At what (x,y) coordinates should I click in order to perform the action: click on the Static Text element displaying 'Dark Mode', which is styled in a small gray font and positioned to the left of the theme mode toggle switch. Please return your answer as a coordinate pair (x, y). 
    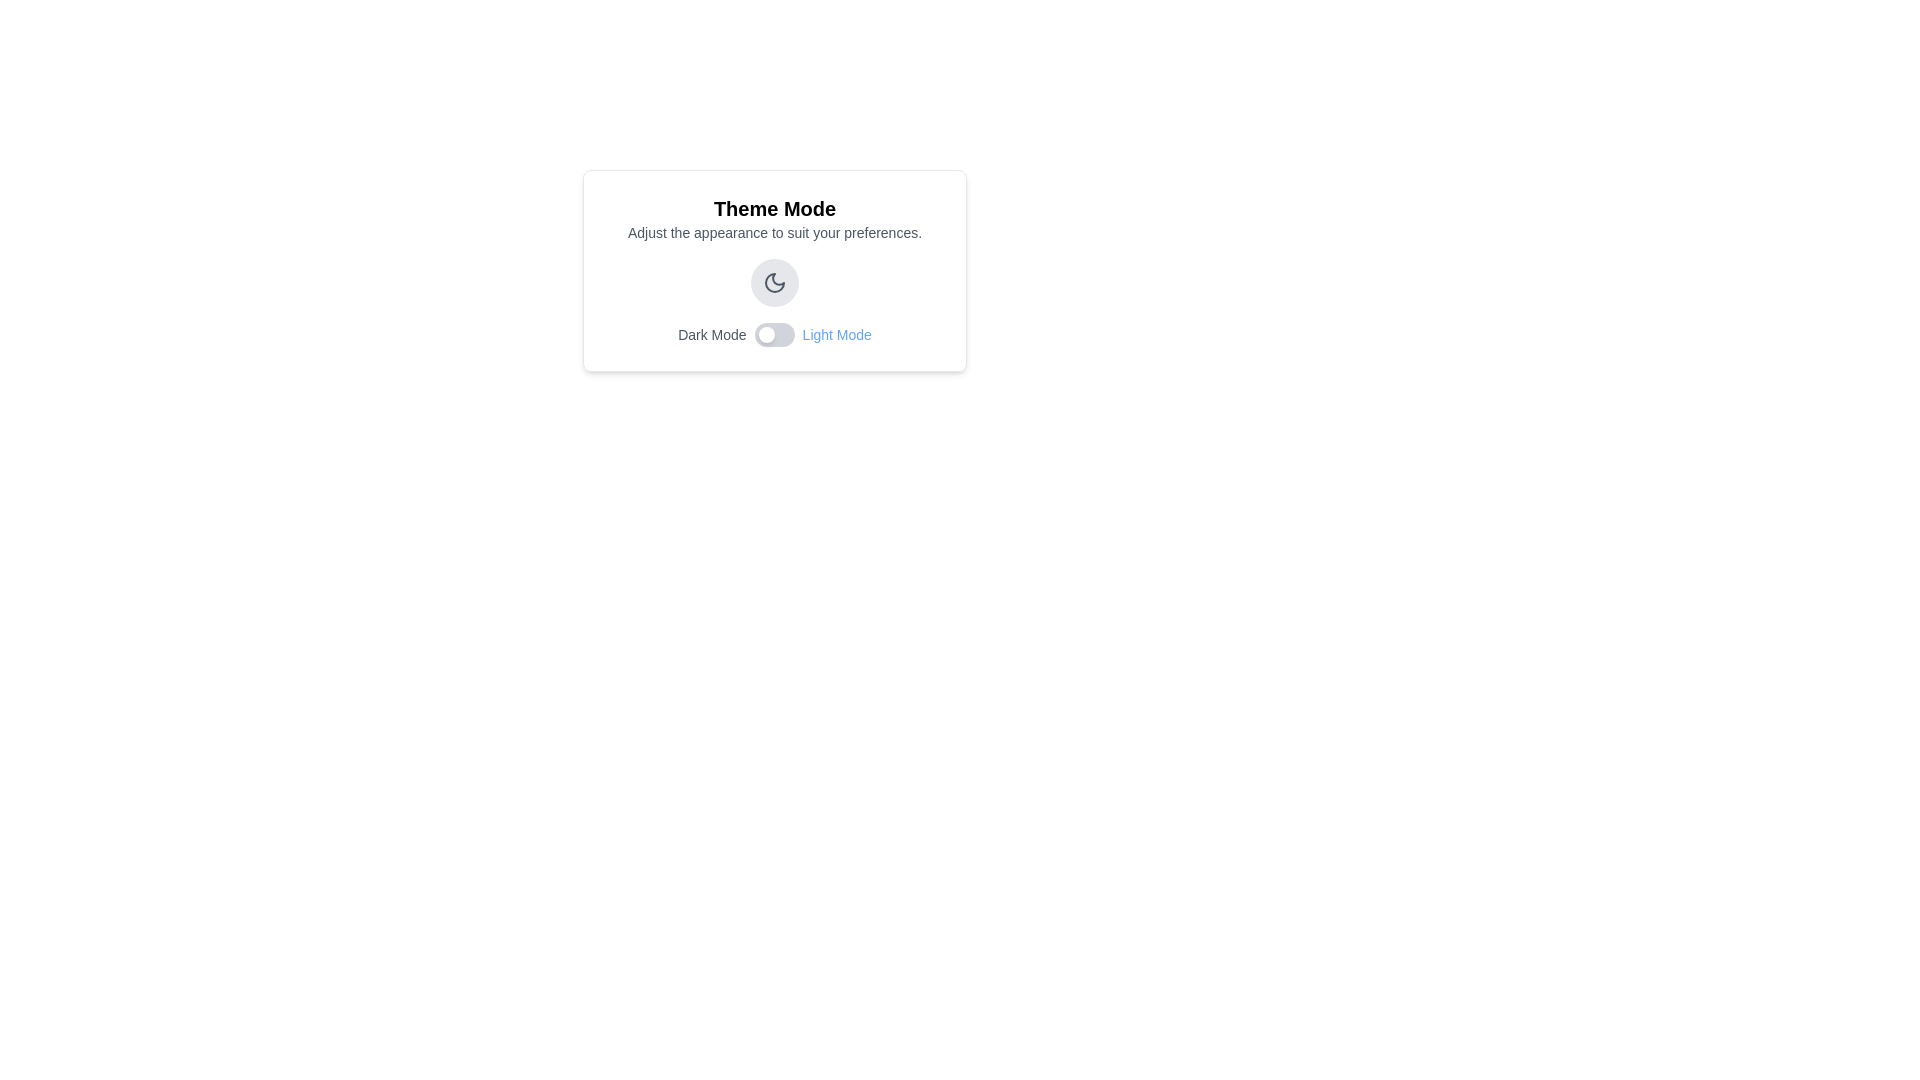
    Looking at the image, I should click on (712, 334).